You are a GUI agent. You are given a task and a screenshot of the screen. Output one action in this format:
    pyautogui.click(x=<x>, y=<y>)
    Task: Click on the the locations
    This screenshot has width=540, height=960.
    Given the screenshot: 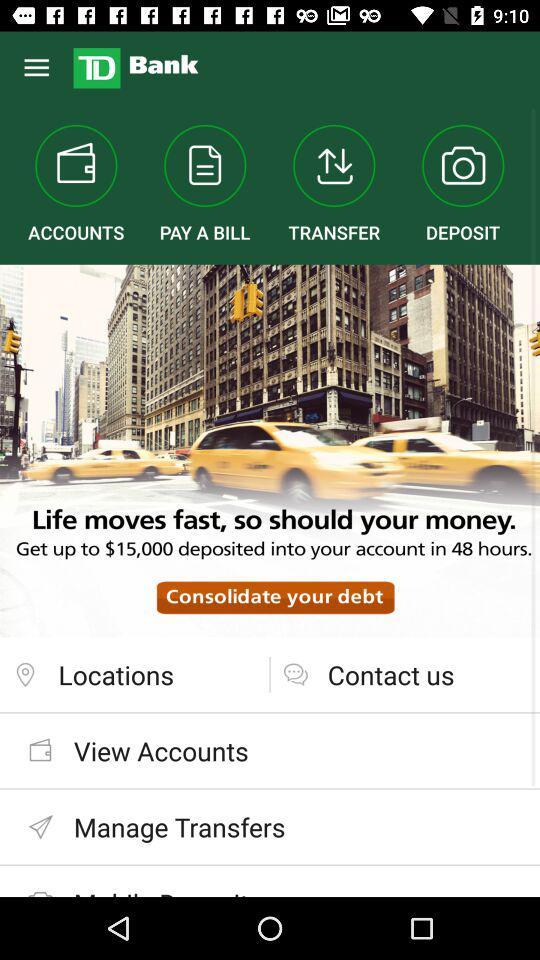 What is the action you would take?
    pyautogui.click(x=134, y=674)
    